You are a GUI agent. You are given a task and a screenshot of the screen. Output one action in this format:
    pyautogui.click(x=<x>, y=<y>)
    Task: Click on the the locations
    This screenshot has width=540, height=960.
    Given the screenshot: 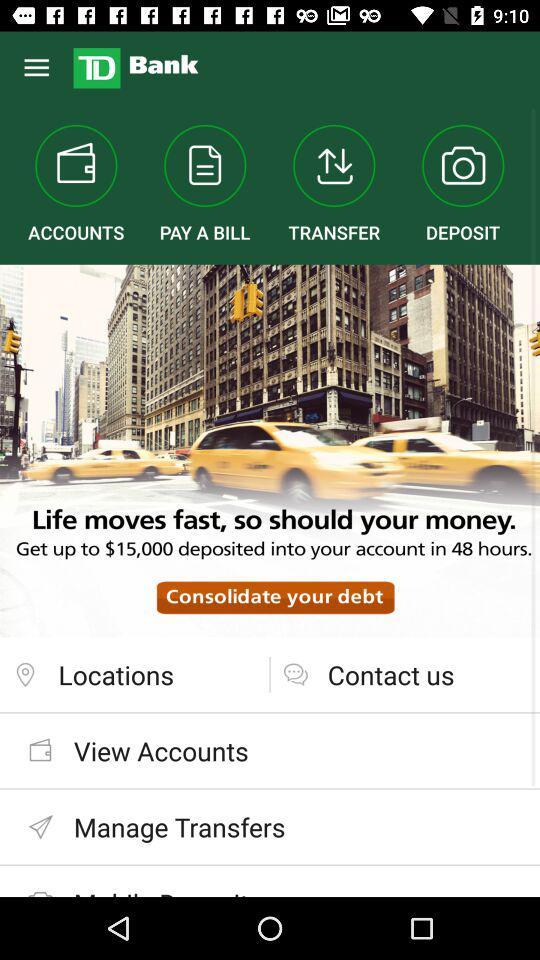 What is the action you would take?
    pyautogui.click(x=134, y=674)
    